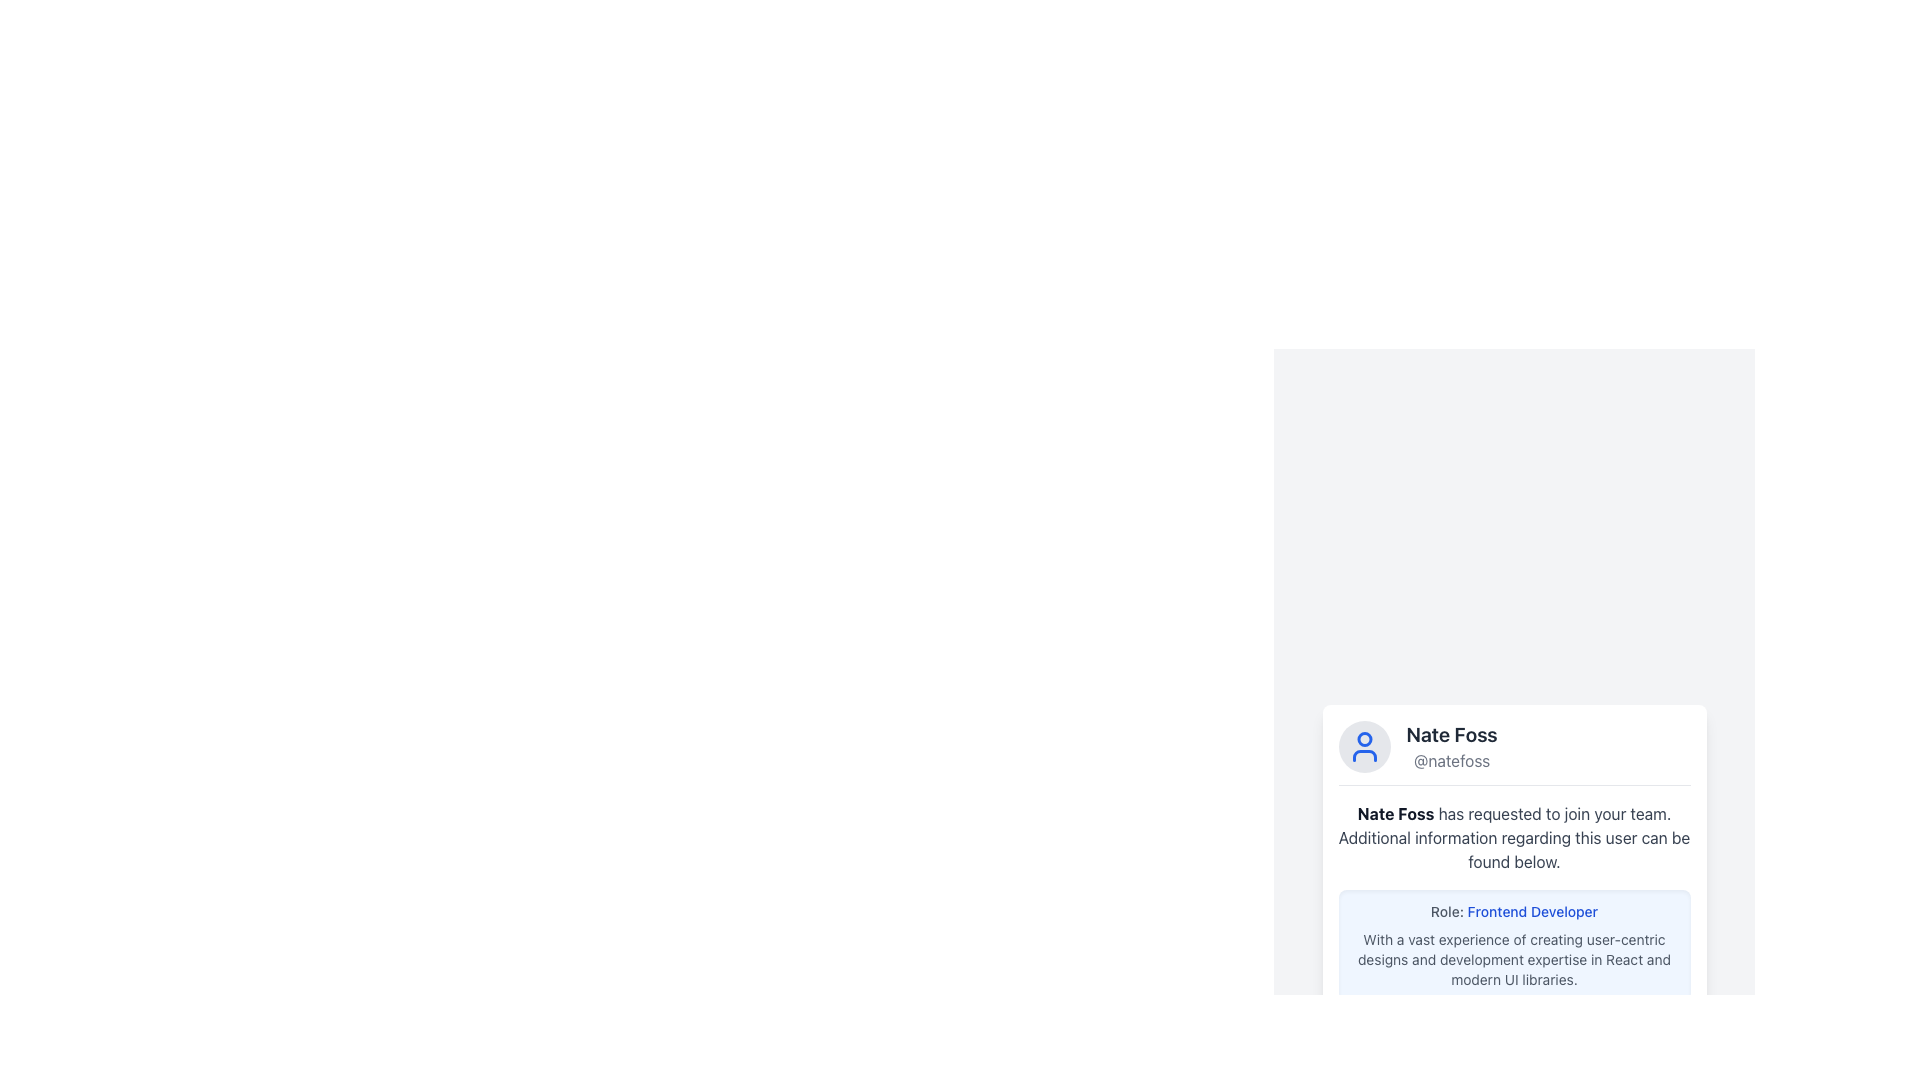 The height and width of the screenshot is (1080, 1920). I want to click on the textual paragraph styled with a small font size and gray color, located within a light blue background box, positioned below the 'Role: Frontend Developer' text, so click(1514, 958).